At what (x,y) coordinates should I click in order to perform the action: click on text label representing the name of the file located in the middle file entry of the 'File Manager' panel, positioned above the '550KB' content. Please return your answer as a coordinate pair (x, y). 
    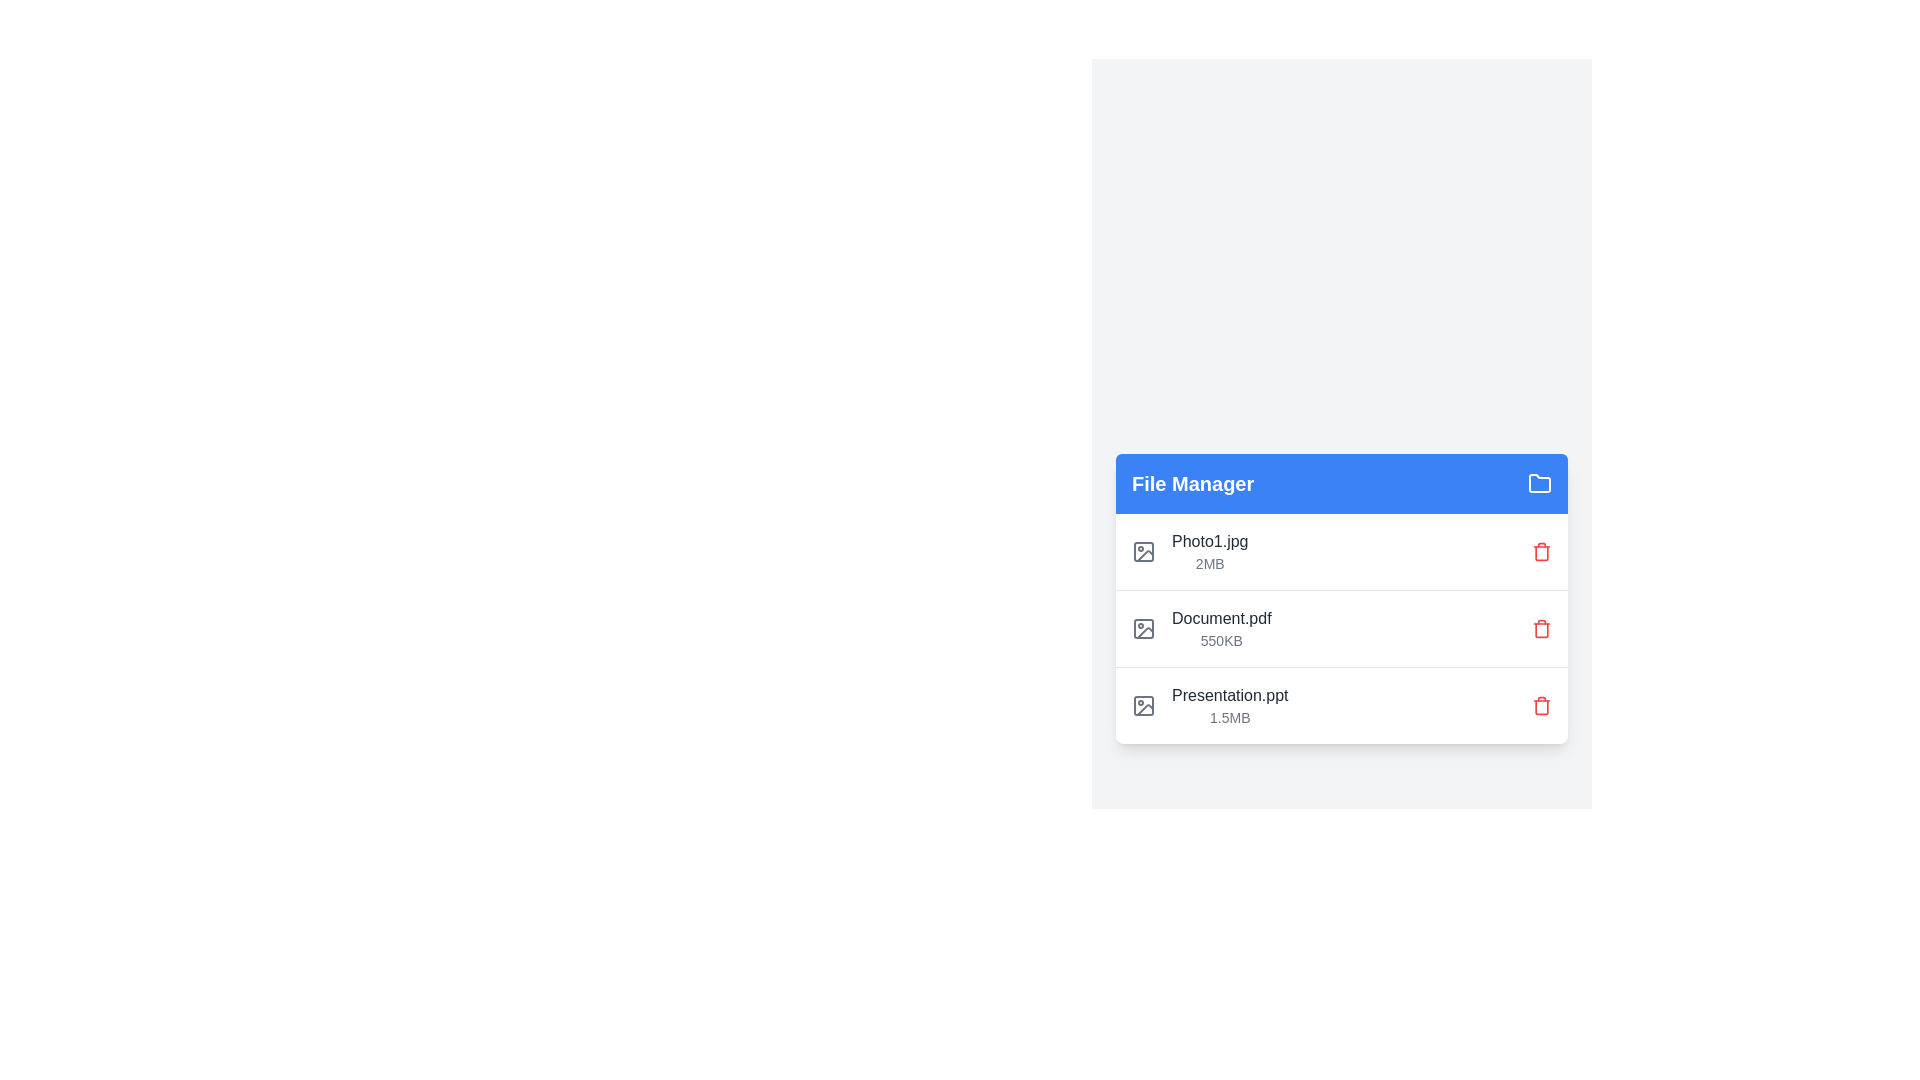
    Looking at the image, I should click on (1220, 617).